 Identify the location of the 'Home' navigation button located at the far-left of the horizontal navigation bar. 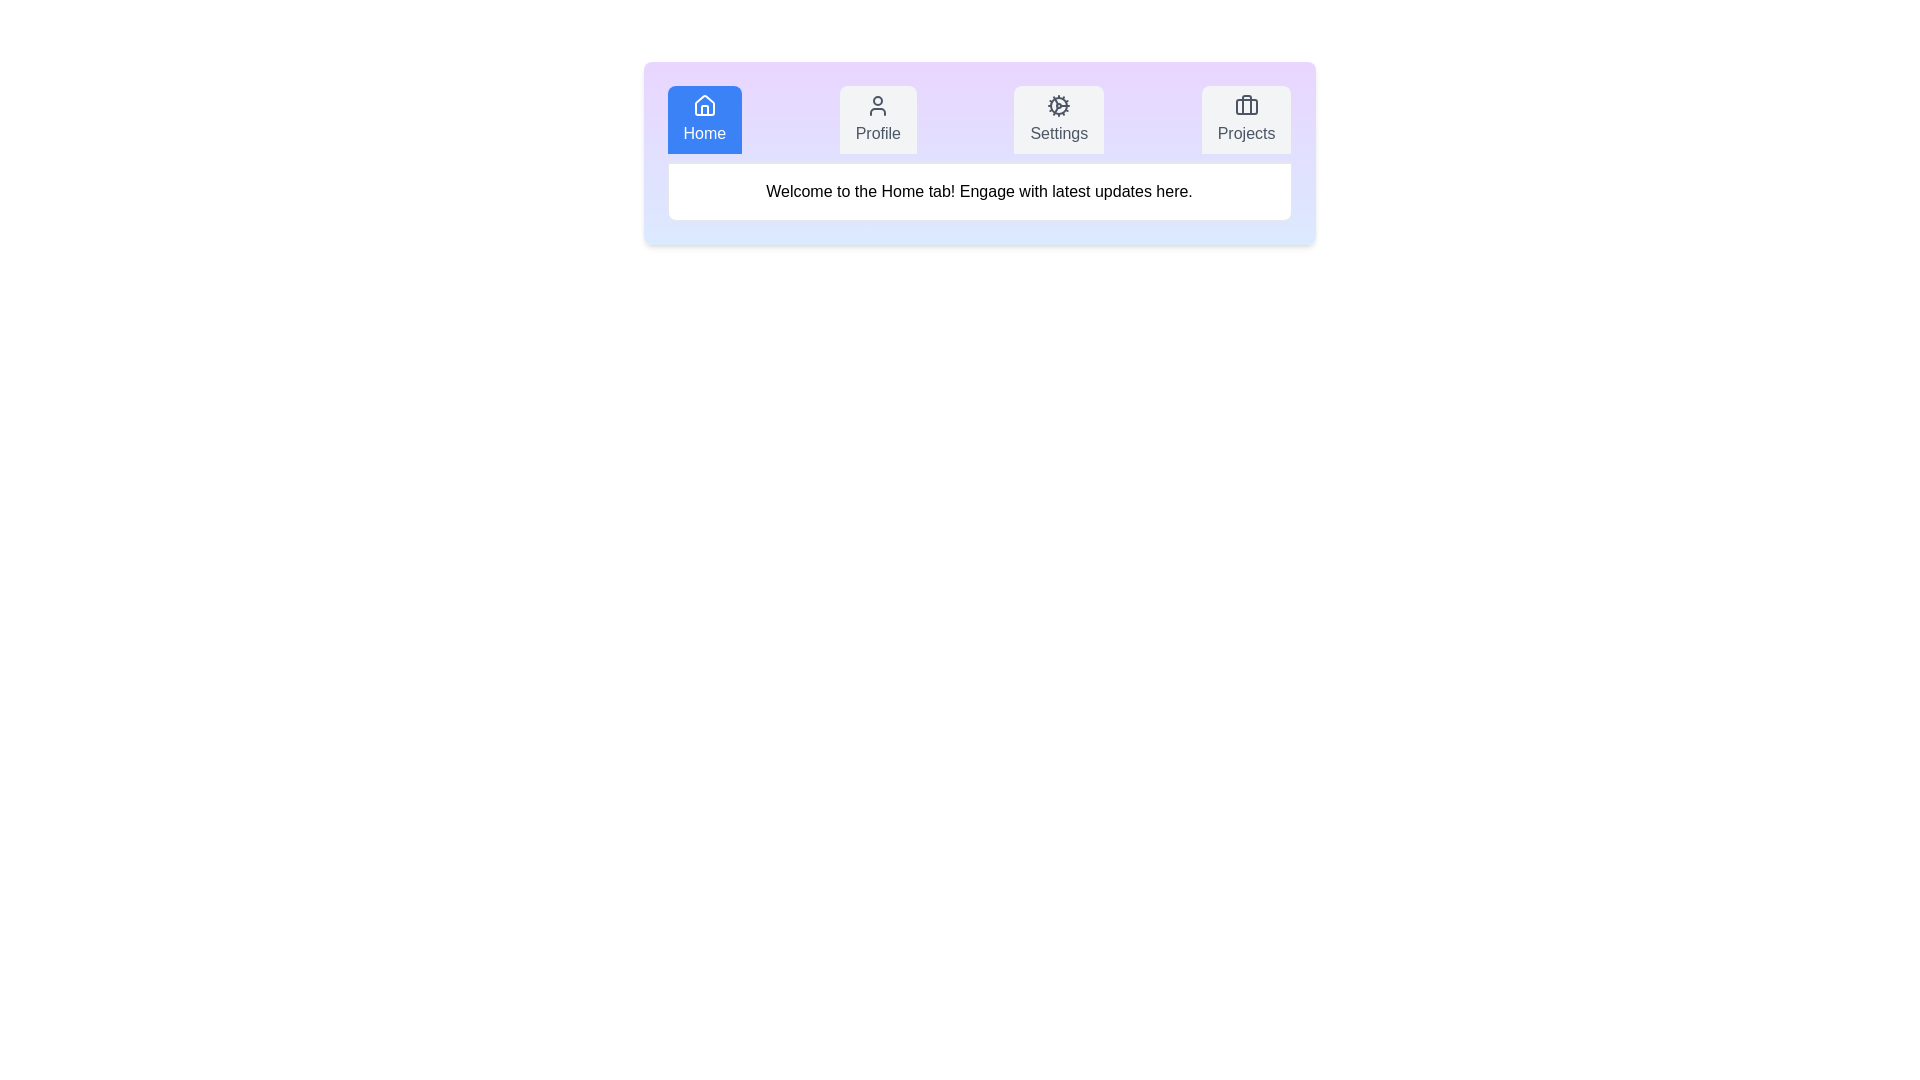
(704, 119).